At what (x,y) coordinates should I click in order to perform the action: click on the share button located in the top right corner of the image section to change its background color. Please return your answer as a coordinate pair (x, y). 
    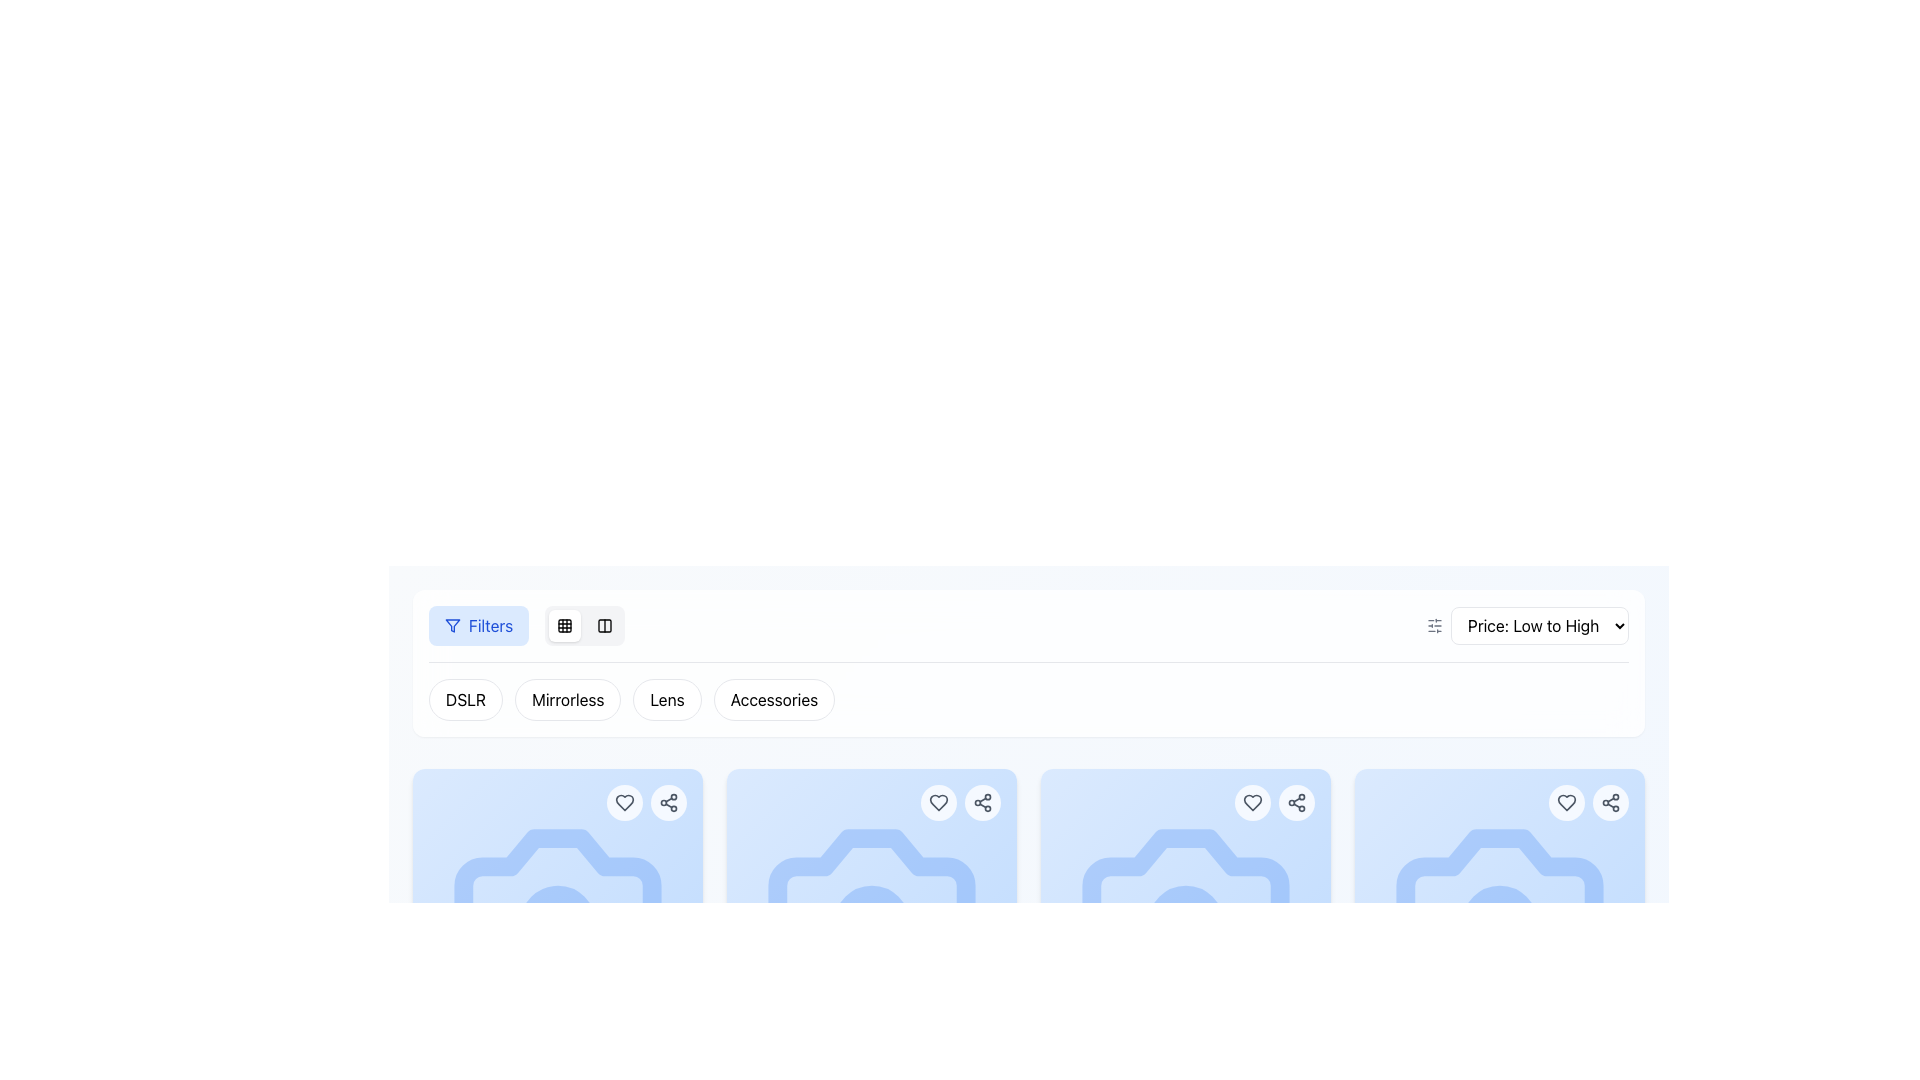
    Looking at the image, I should click on (983, 801).